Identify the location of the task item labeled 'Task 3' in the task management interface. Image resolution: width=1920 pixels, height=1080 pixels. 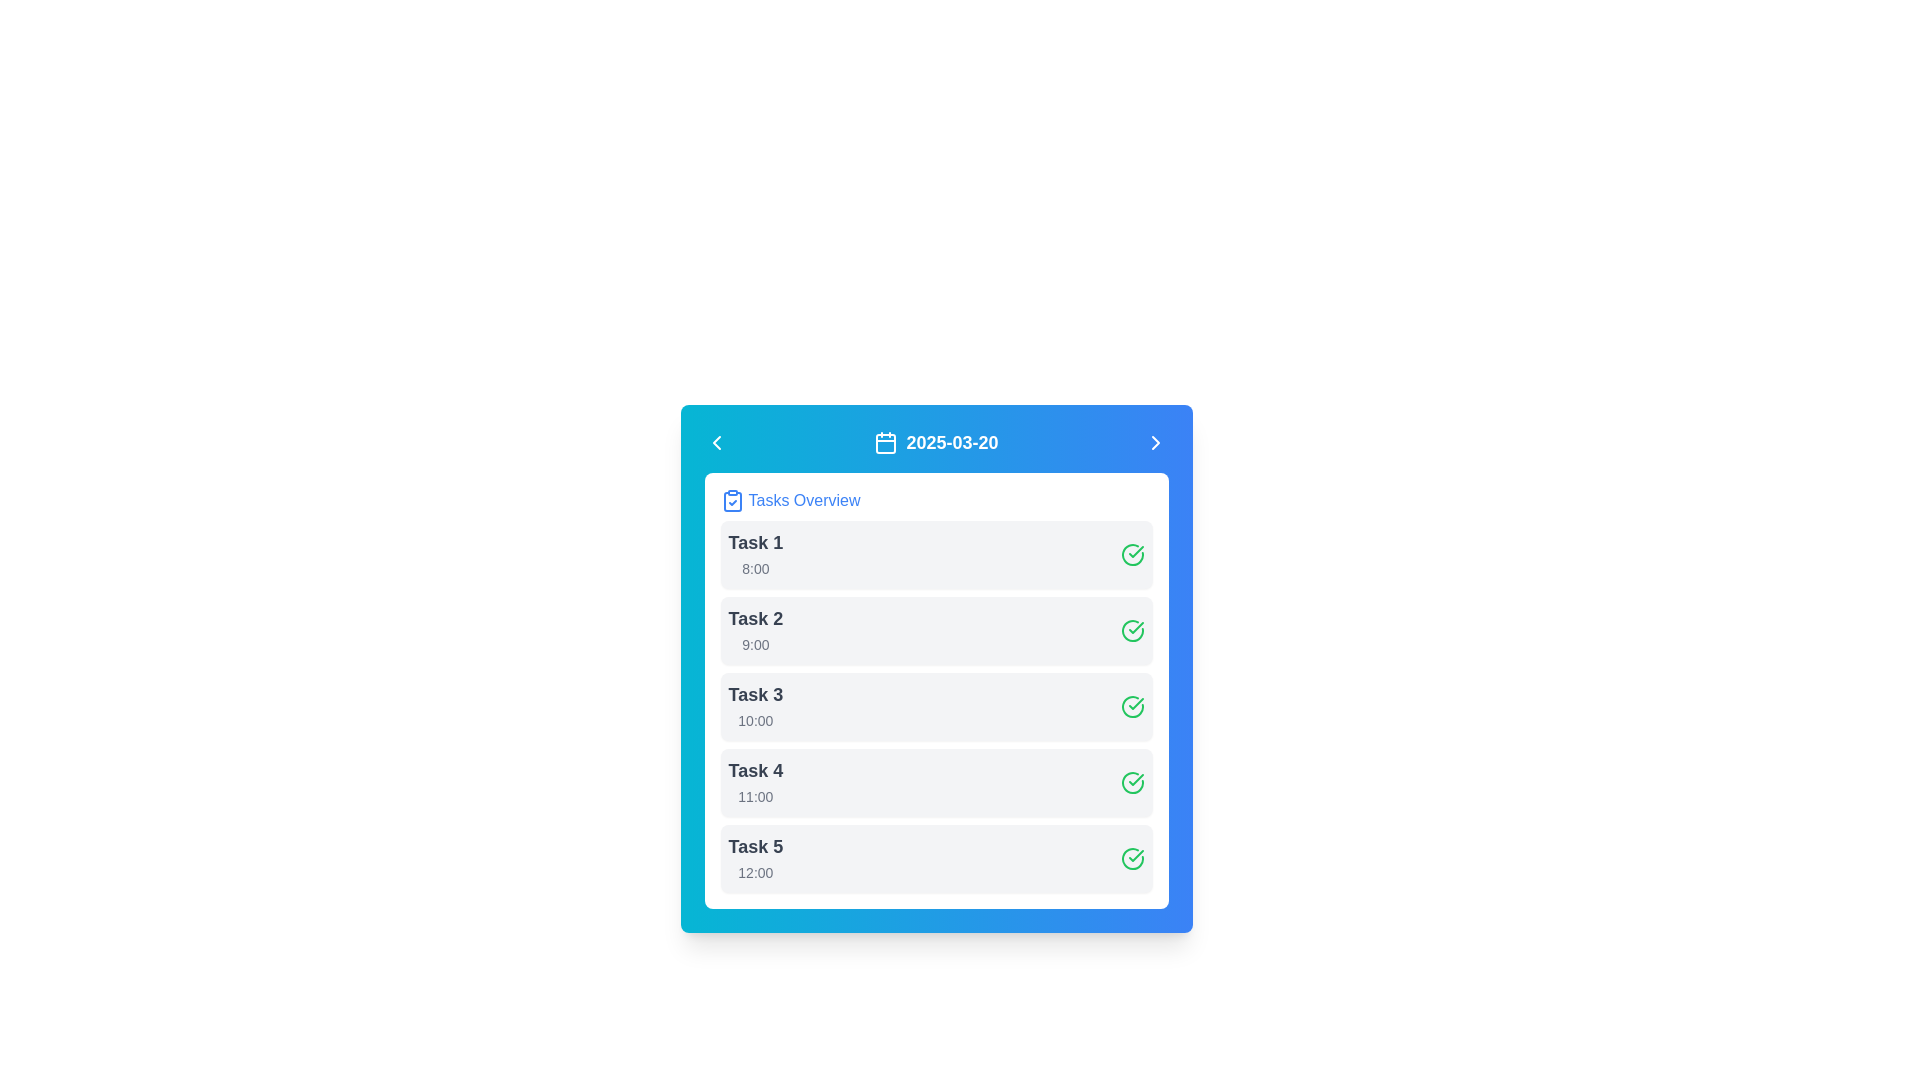
(935, 705).